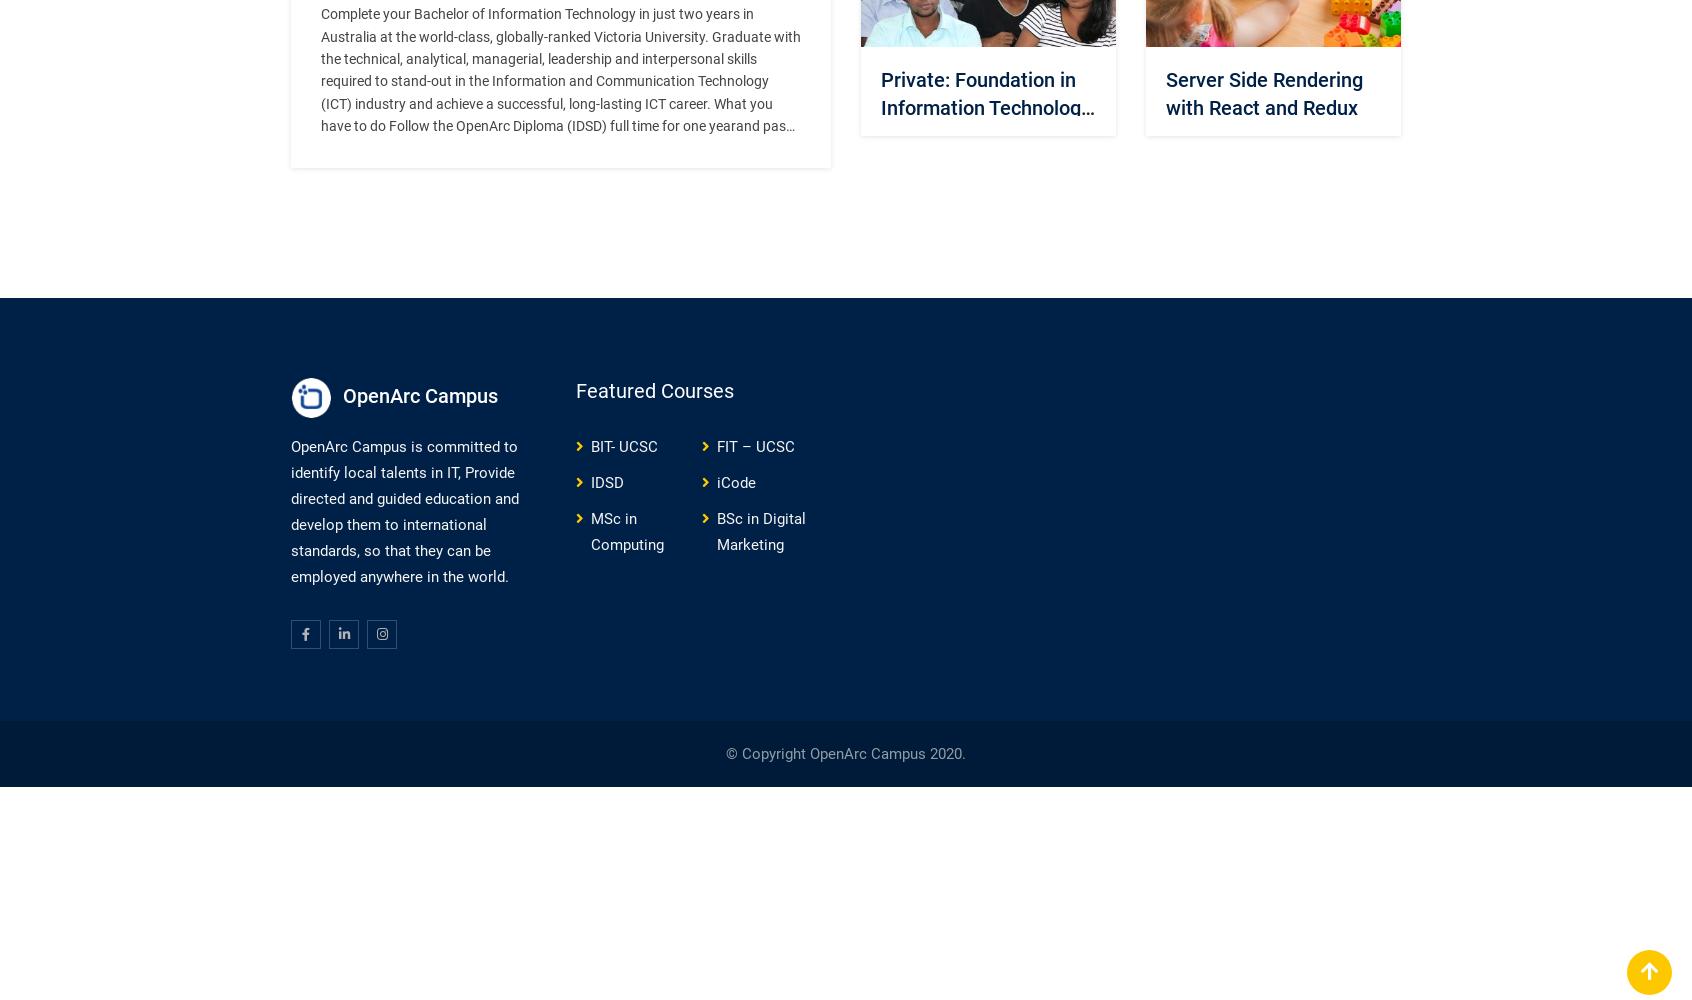  I want to click on 'OpenArc Campus', so click(420, 395).